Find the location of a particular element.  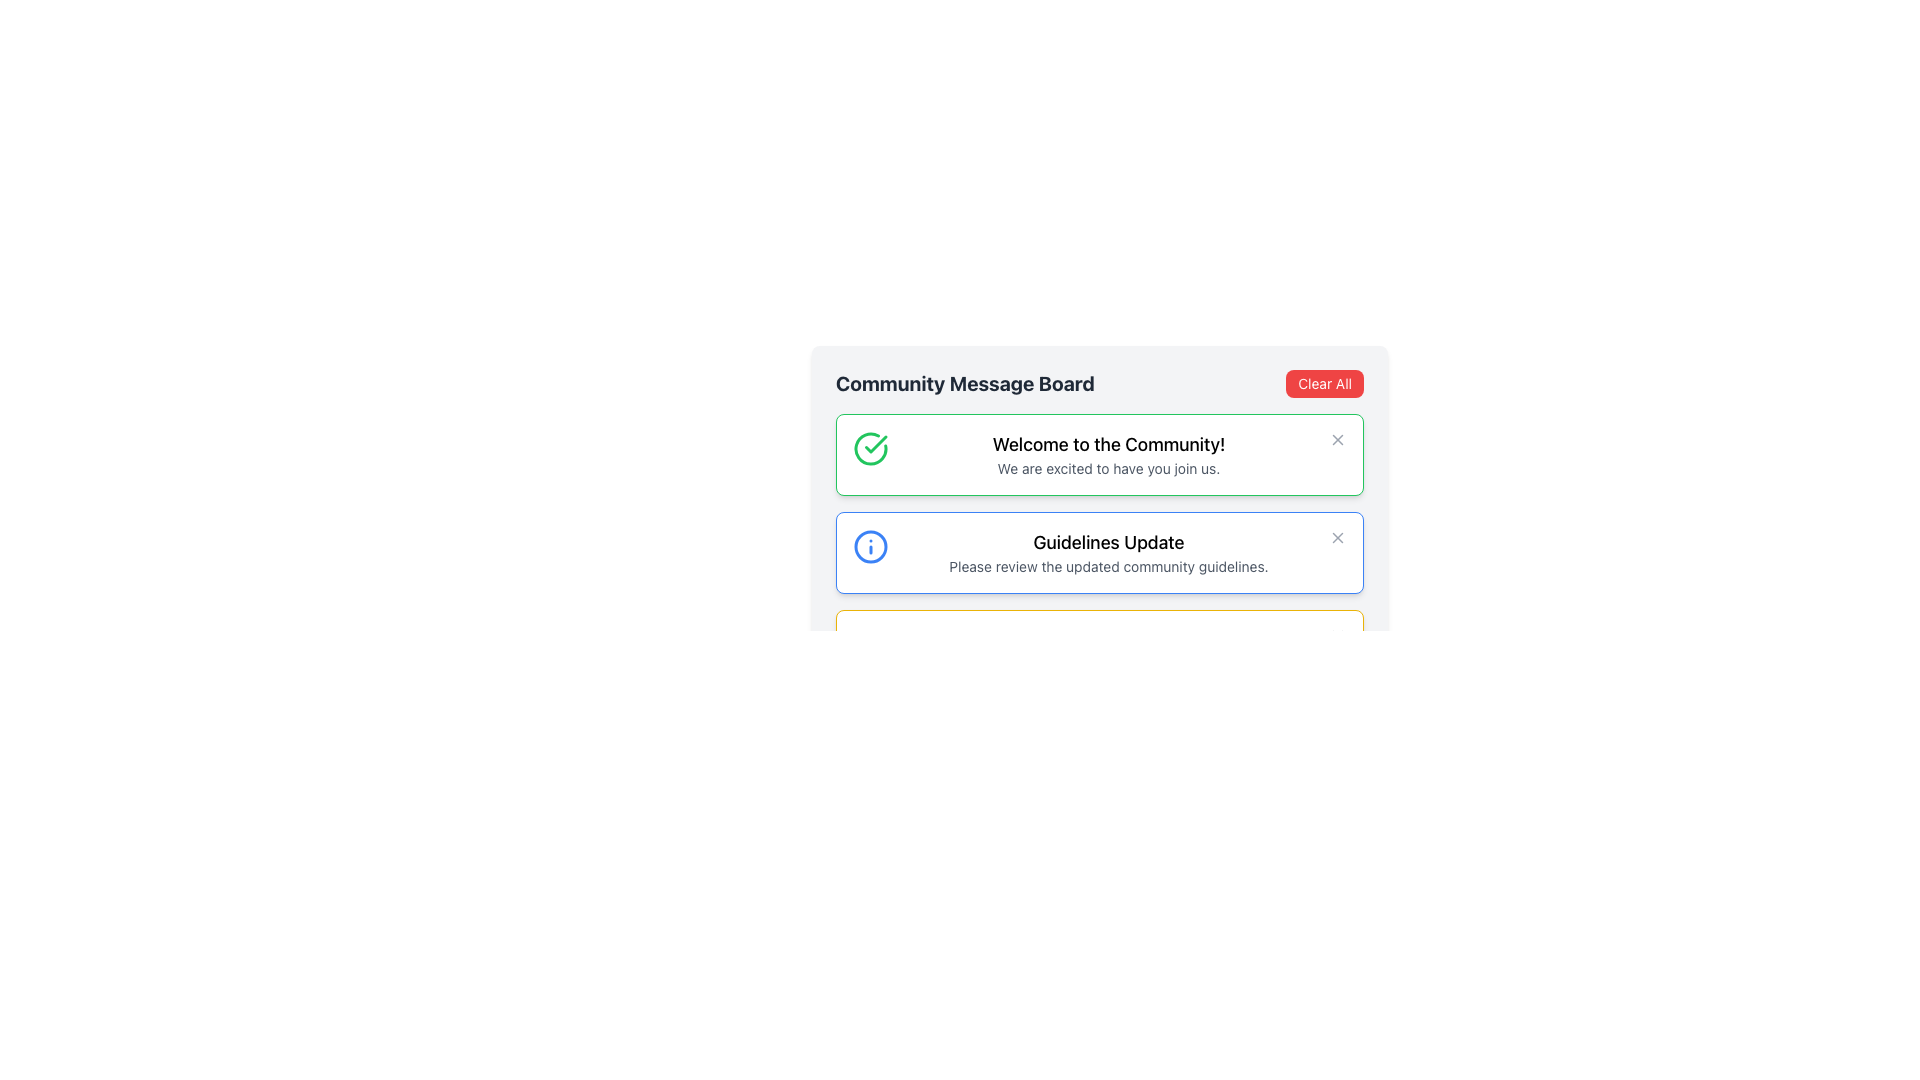

the Informational Card that welcomes the user to the community, which is the first card in the vertical list of announcements or messages is located at coordinates (1098, 476).